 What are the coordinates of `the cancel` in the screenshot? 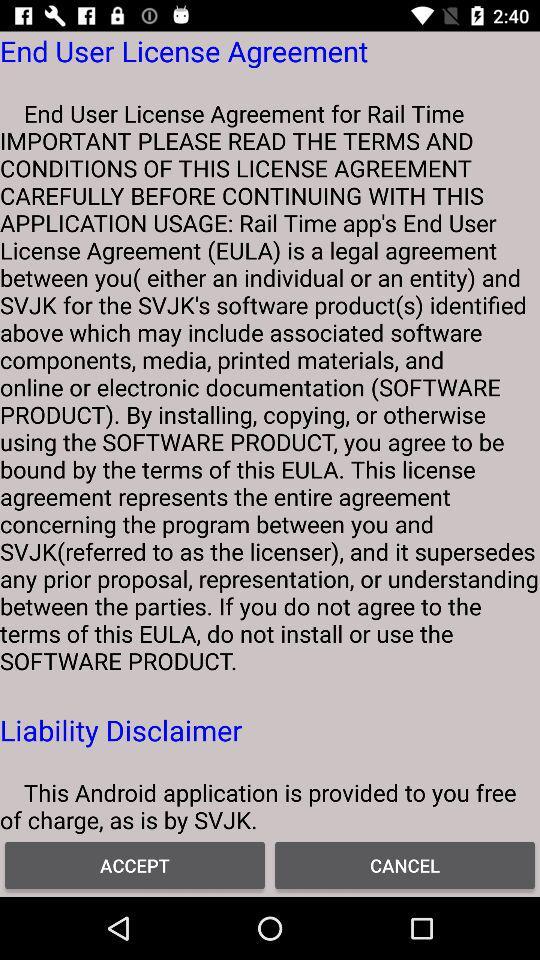 It's located at (405, 864).